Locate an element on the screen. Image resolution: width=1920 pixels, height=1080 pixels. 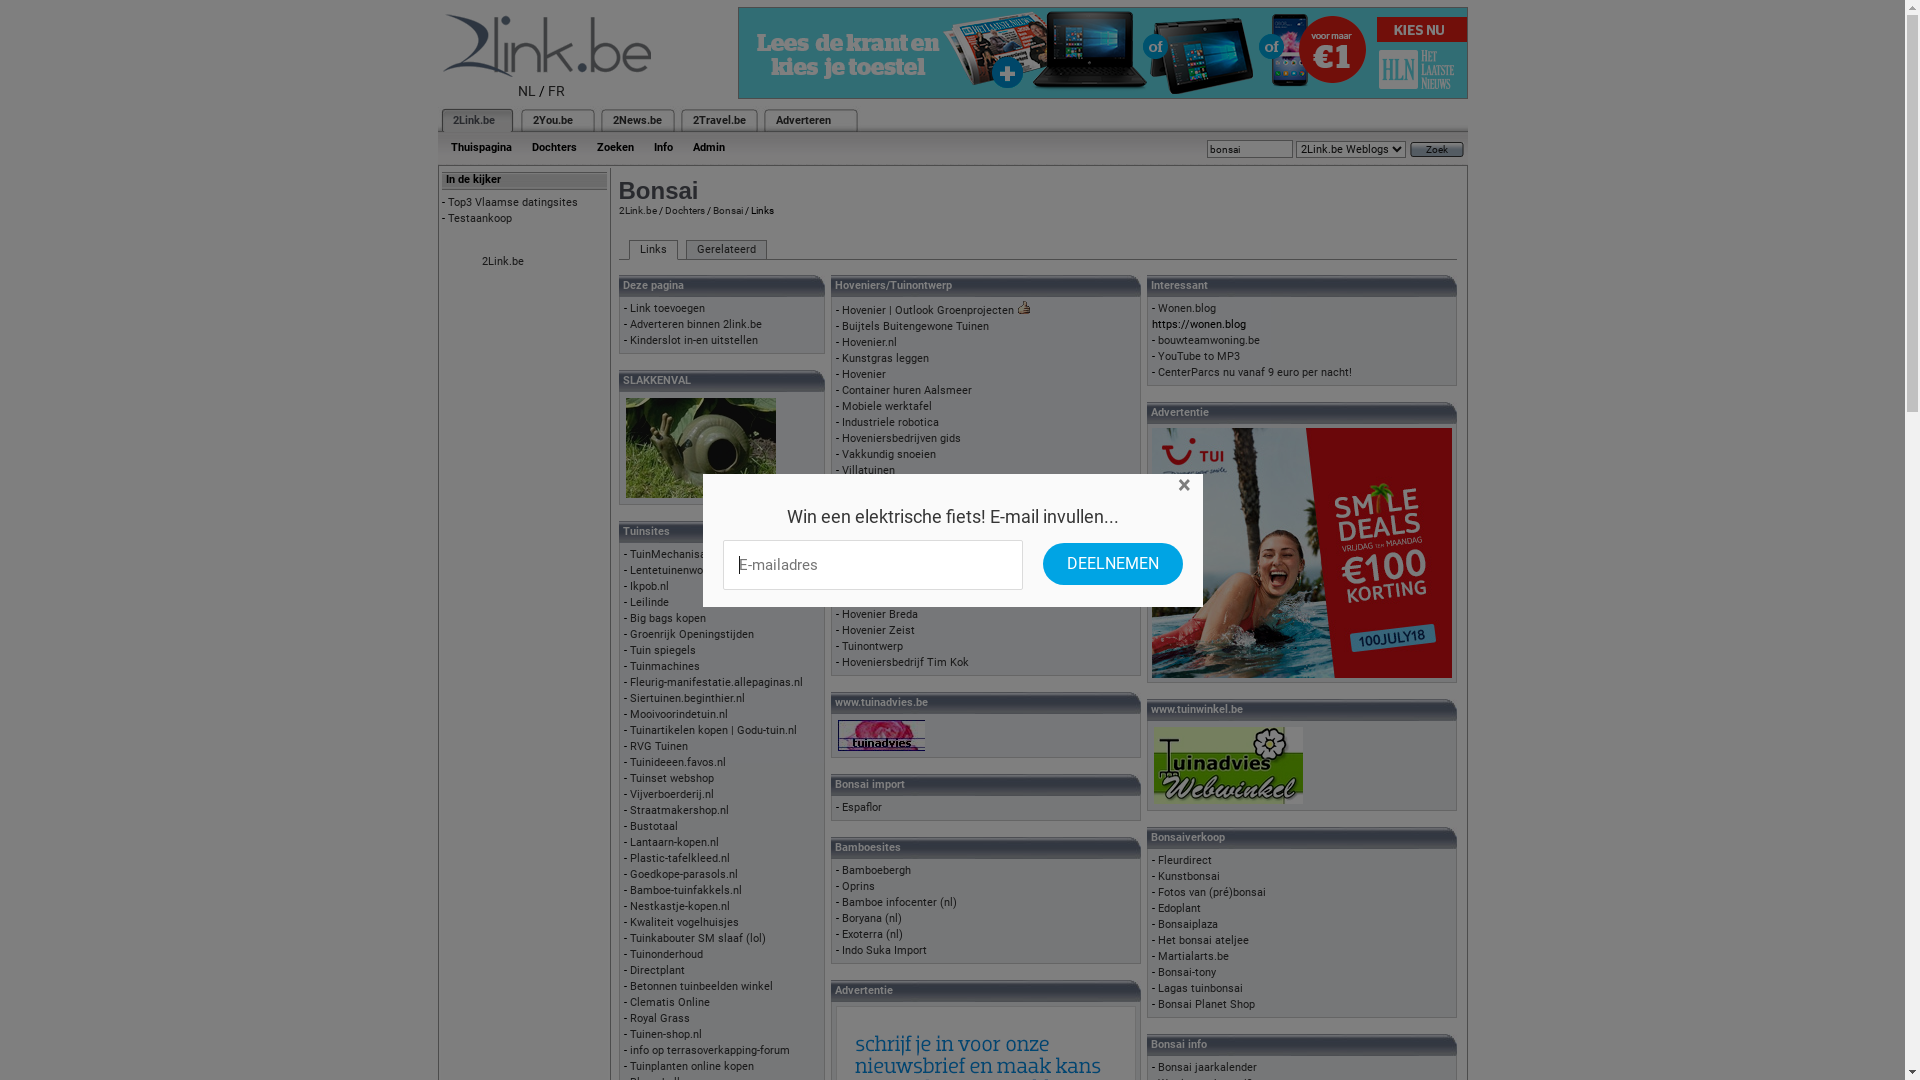
'Hovenier' is located at coordinates (841, 374).